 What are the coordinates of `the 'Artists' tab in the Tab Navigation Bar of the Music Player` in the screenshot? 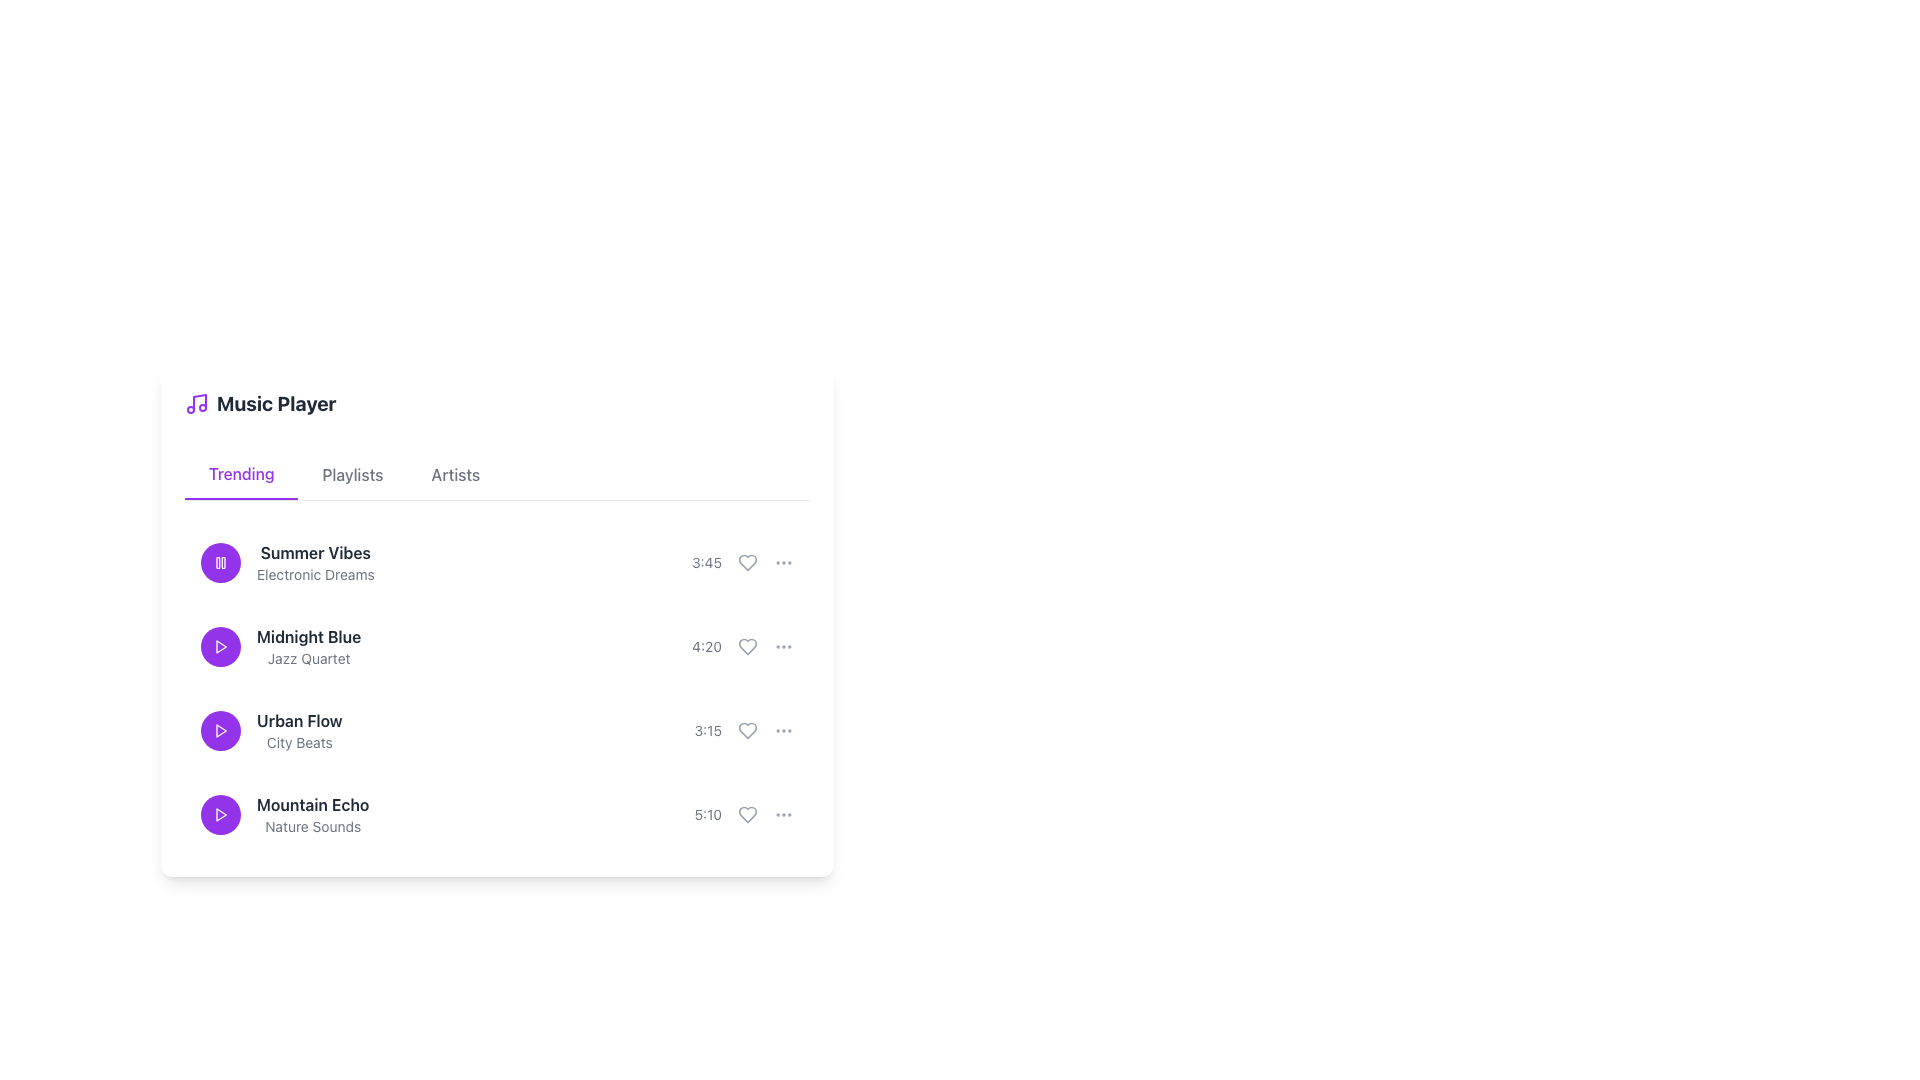 It's located at (497, 475).